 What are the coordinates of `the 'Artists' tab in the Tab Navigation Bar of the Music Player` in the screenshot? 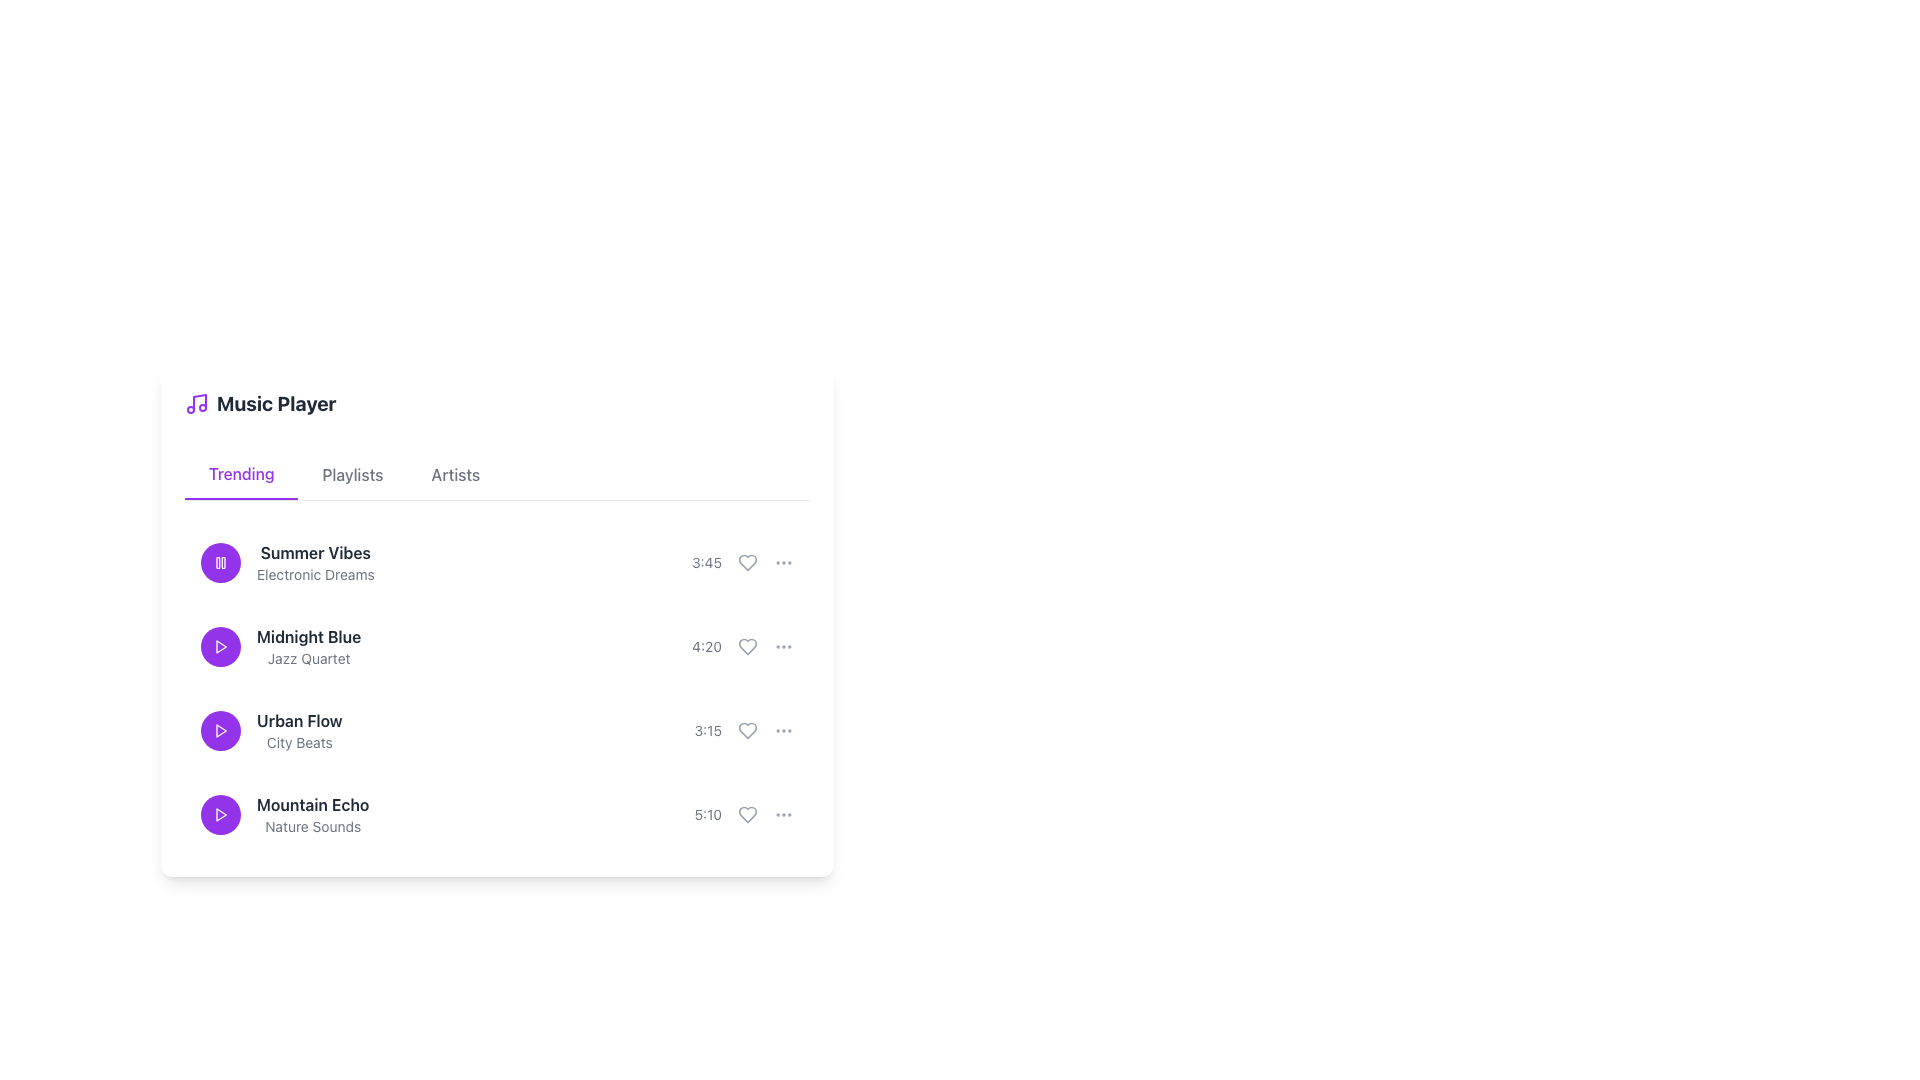 It's located at (497, 475).